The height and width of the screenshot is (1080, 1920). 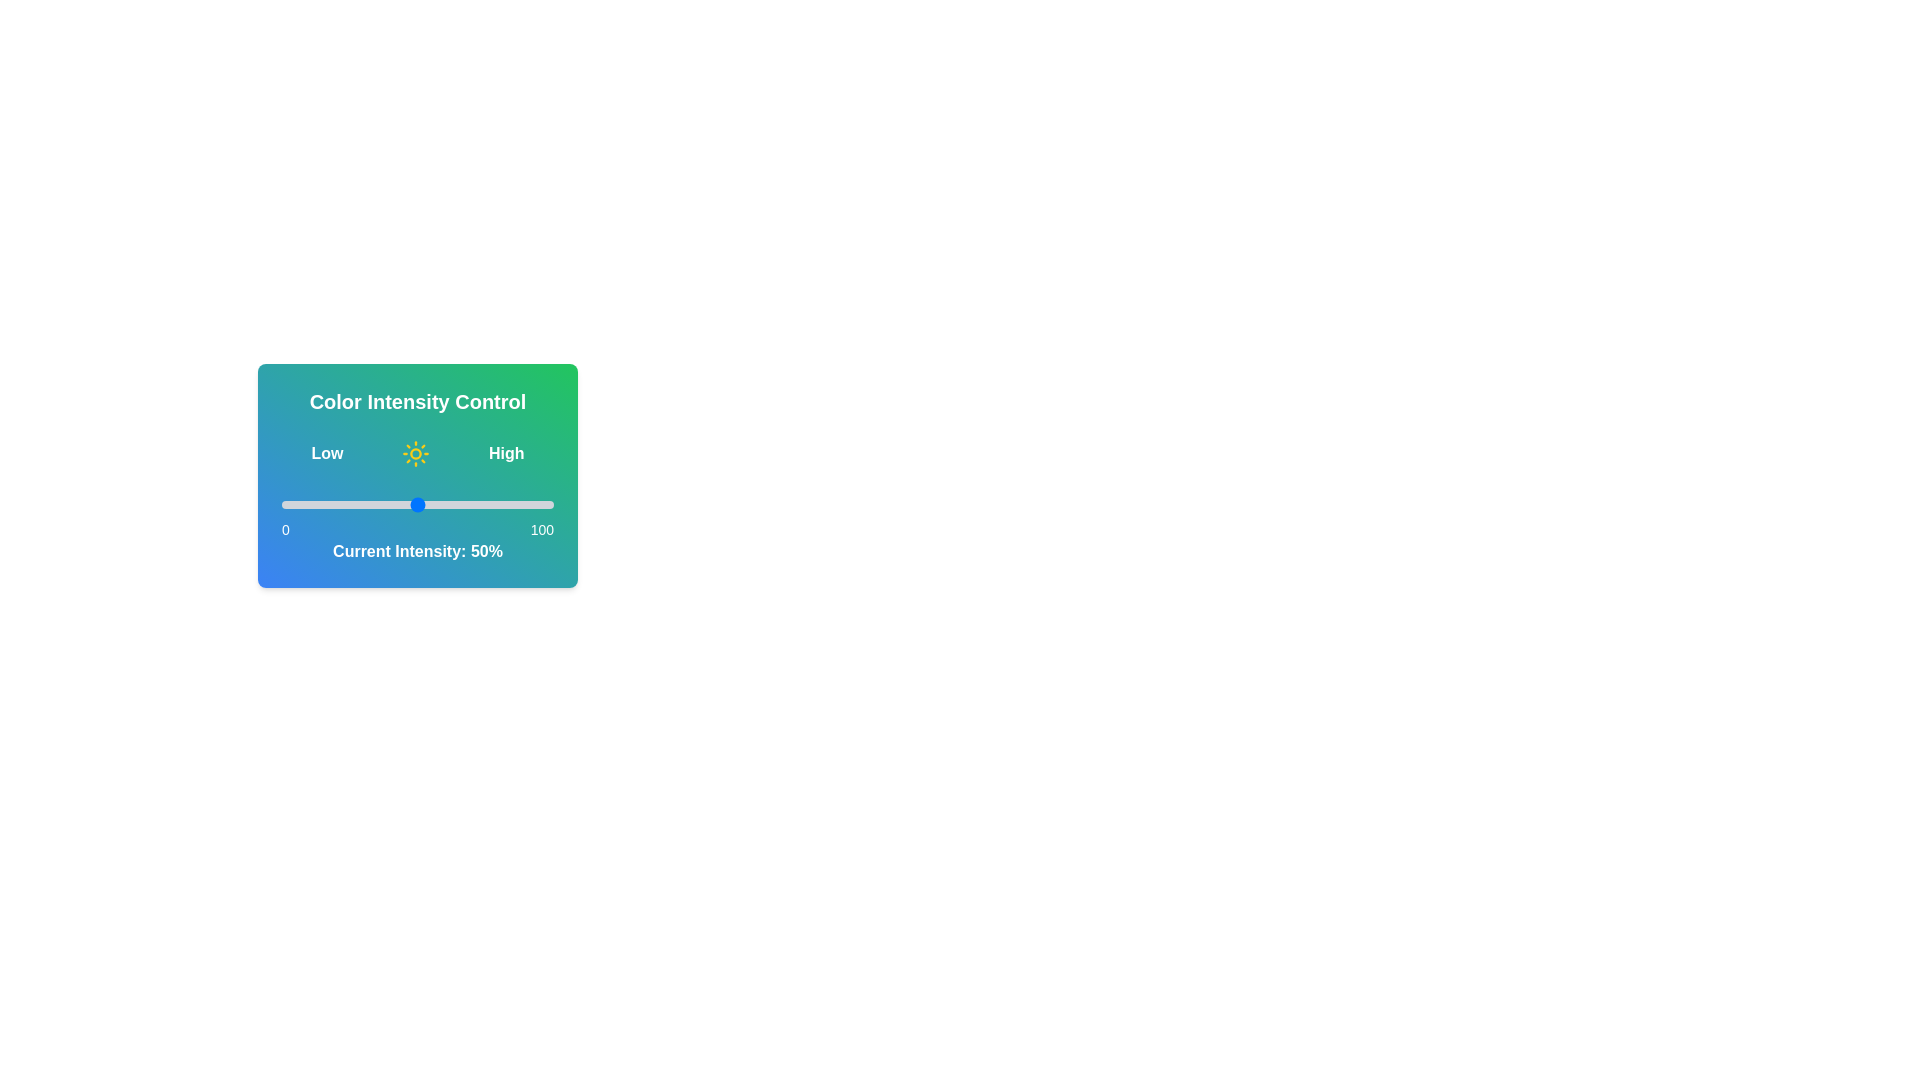 What do you see at coordinates (284, 528) in the screenshot?
I see `the Text label representing the minimum value for the slider control in the 'Color Intensity Control' panel, located on the lower-left side, to the left of the number '100'` at bounding box center [284, 528].